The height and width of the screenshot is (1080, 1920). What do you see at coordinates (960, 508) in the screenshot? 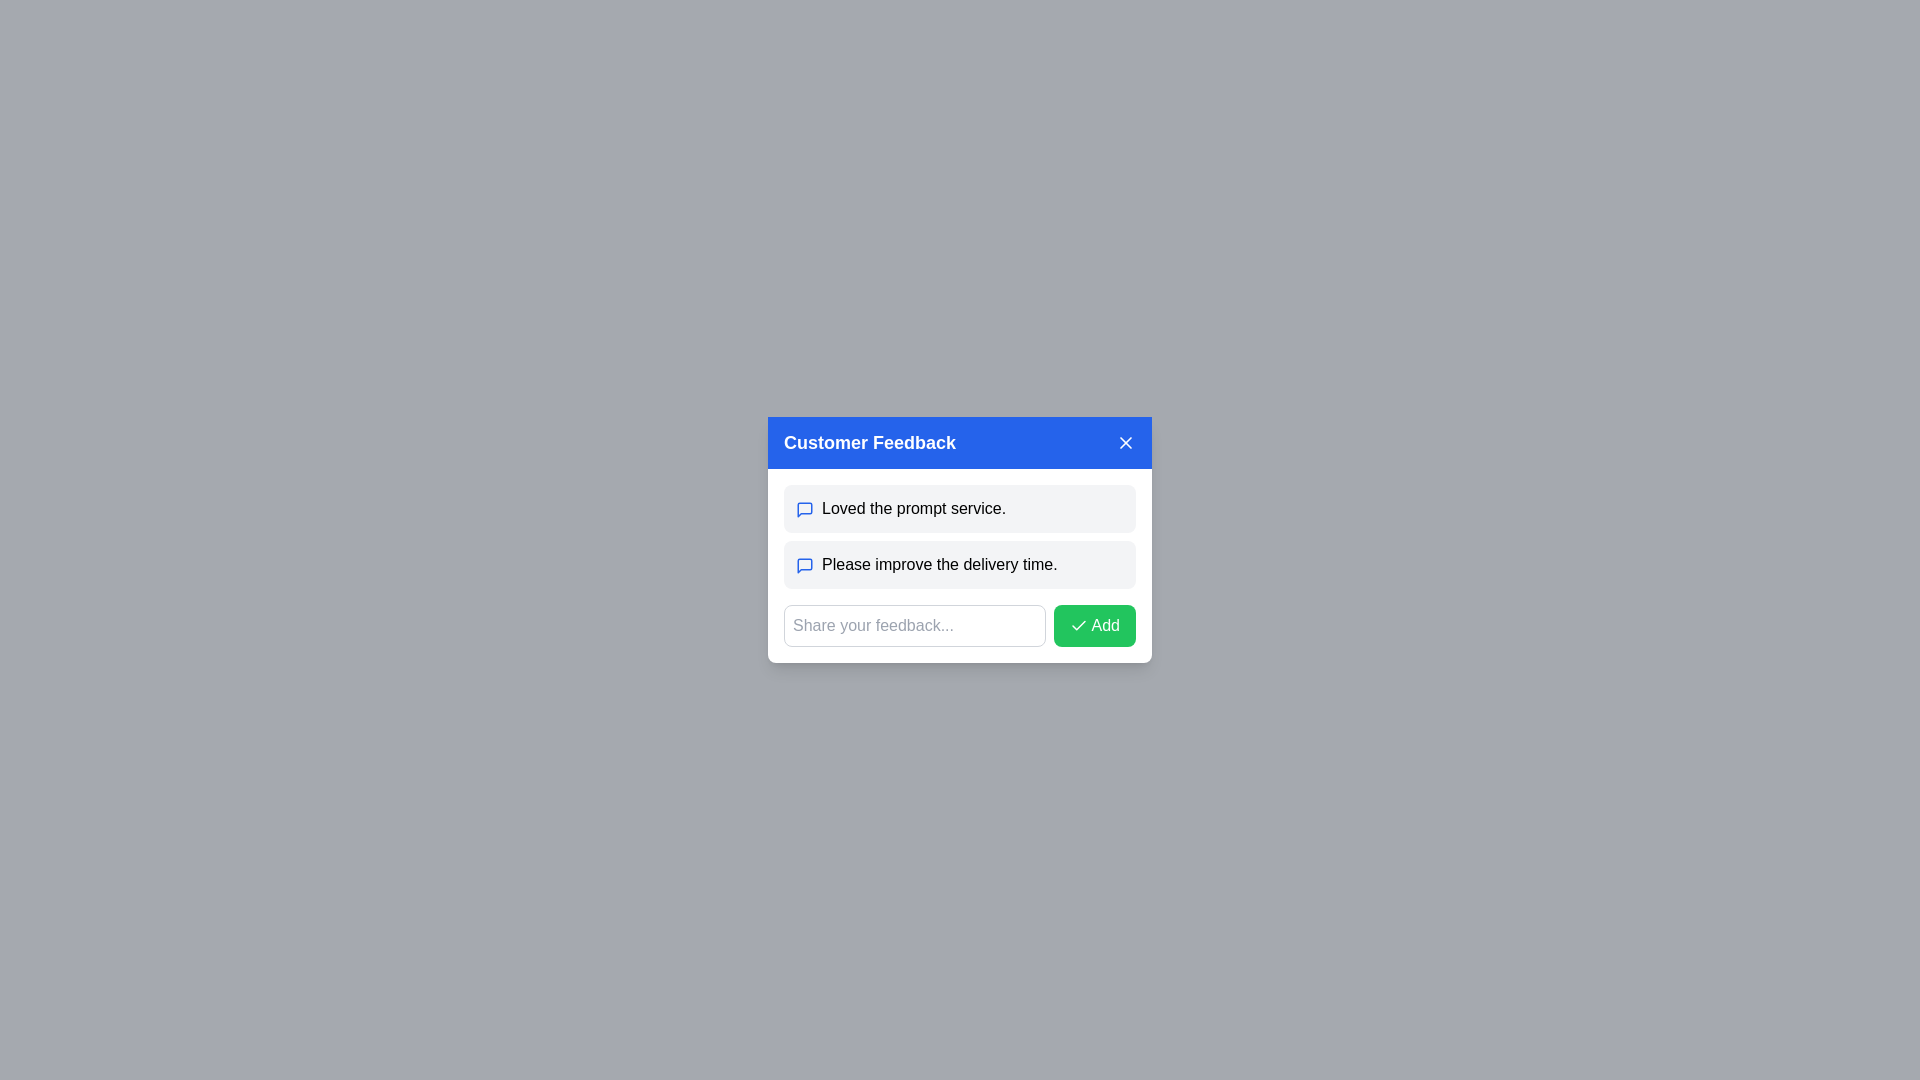
I see `text content of the first feedback message bubble containing 'Loved the prompt service.' positioned below 'Customer Feedback'` at bounding box center [960, 508].